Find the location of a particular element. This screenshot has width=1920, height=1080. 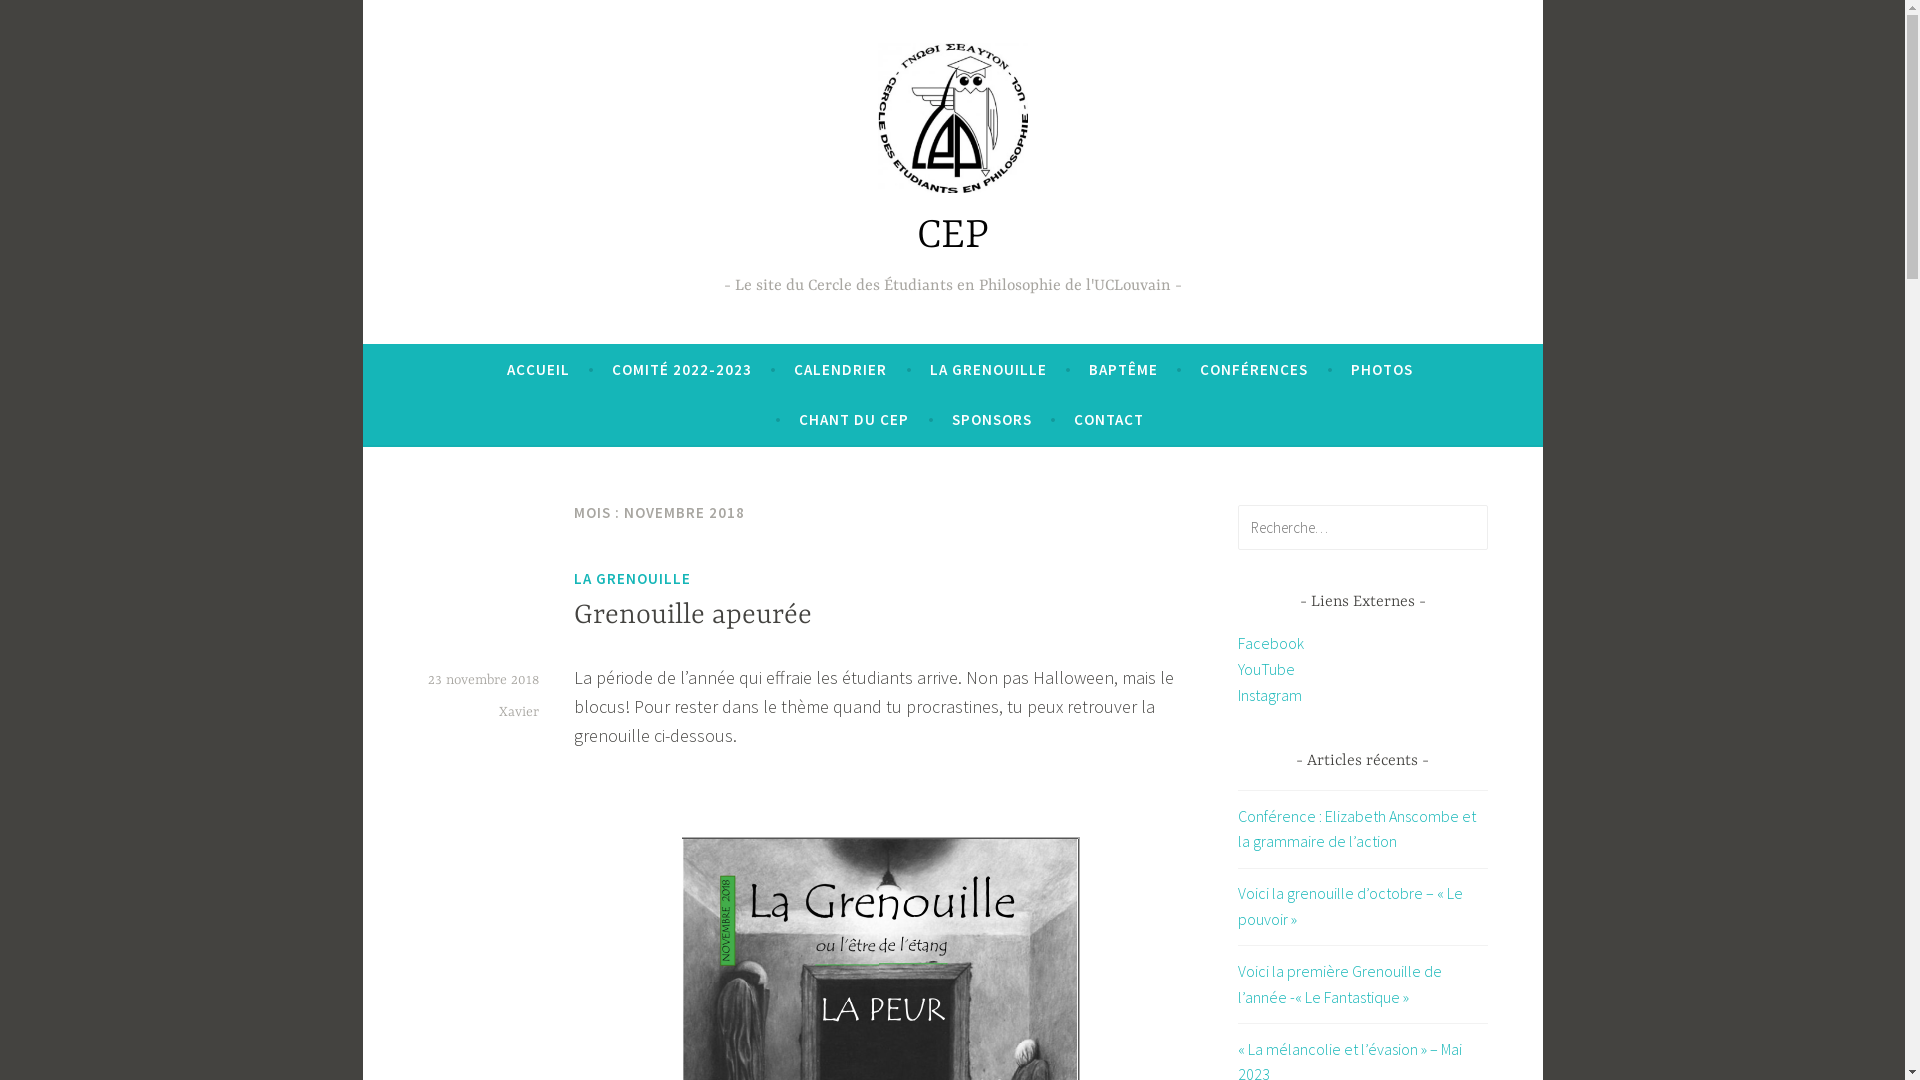

'Facebook' is located at coordinates (1270, 643).